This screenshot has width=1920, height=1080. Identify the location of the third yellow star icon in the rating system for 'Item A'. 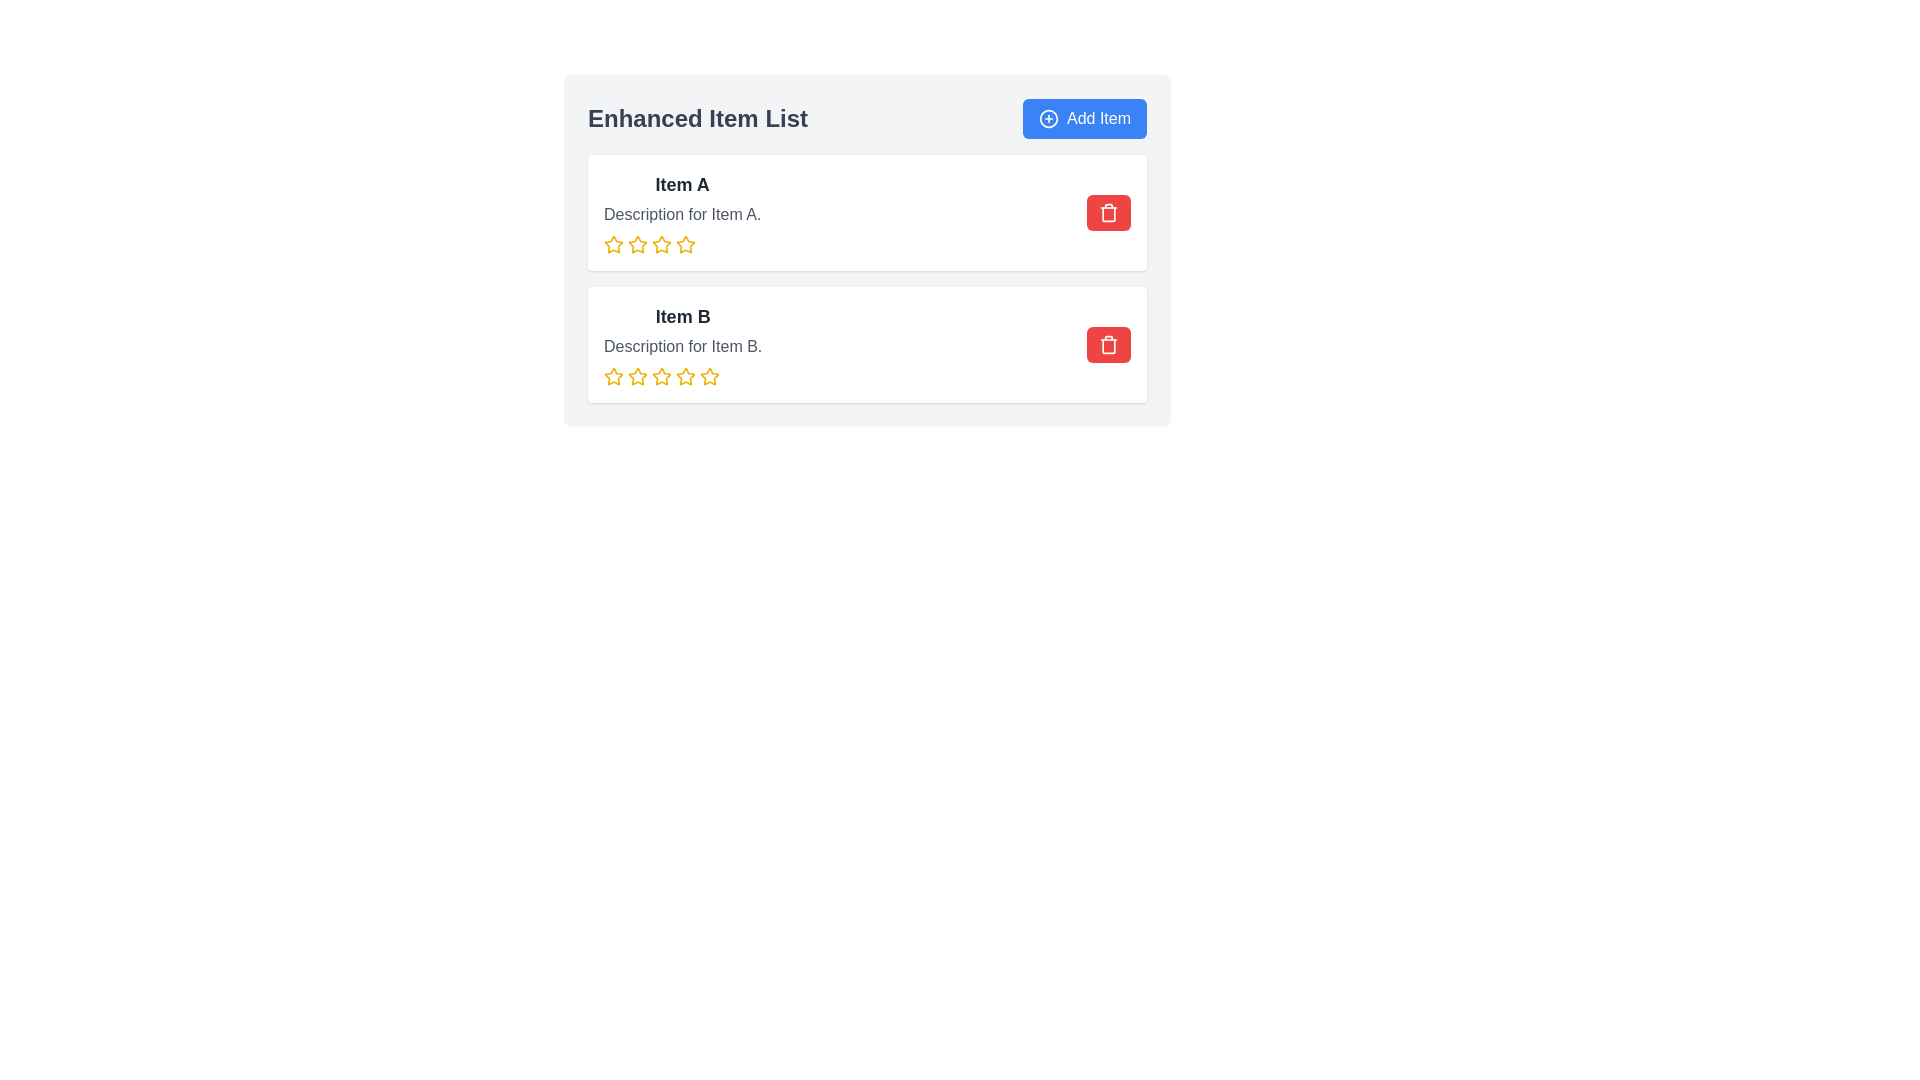
(662, 243).